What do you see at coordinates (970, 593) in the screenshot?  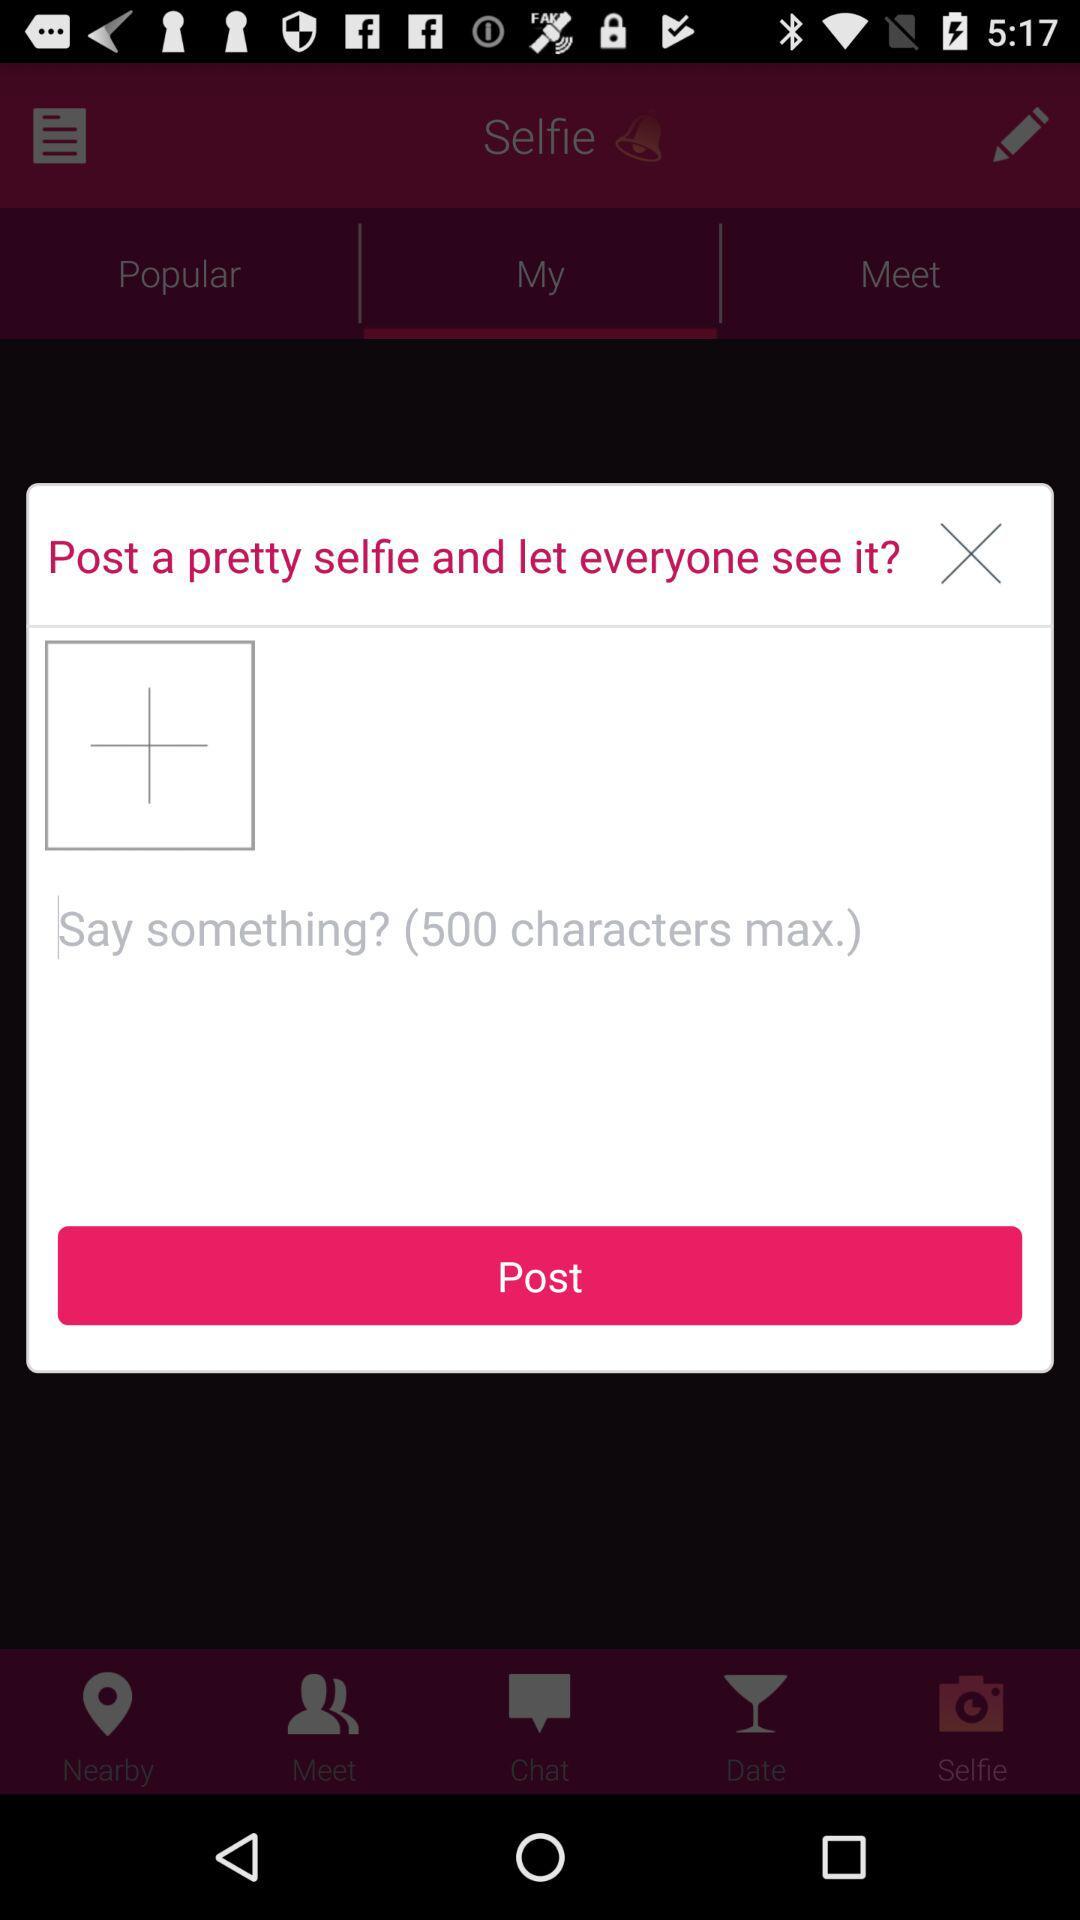 I see `the close icon` at bounding box center [970, 593].